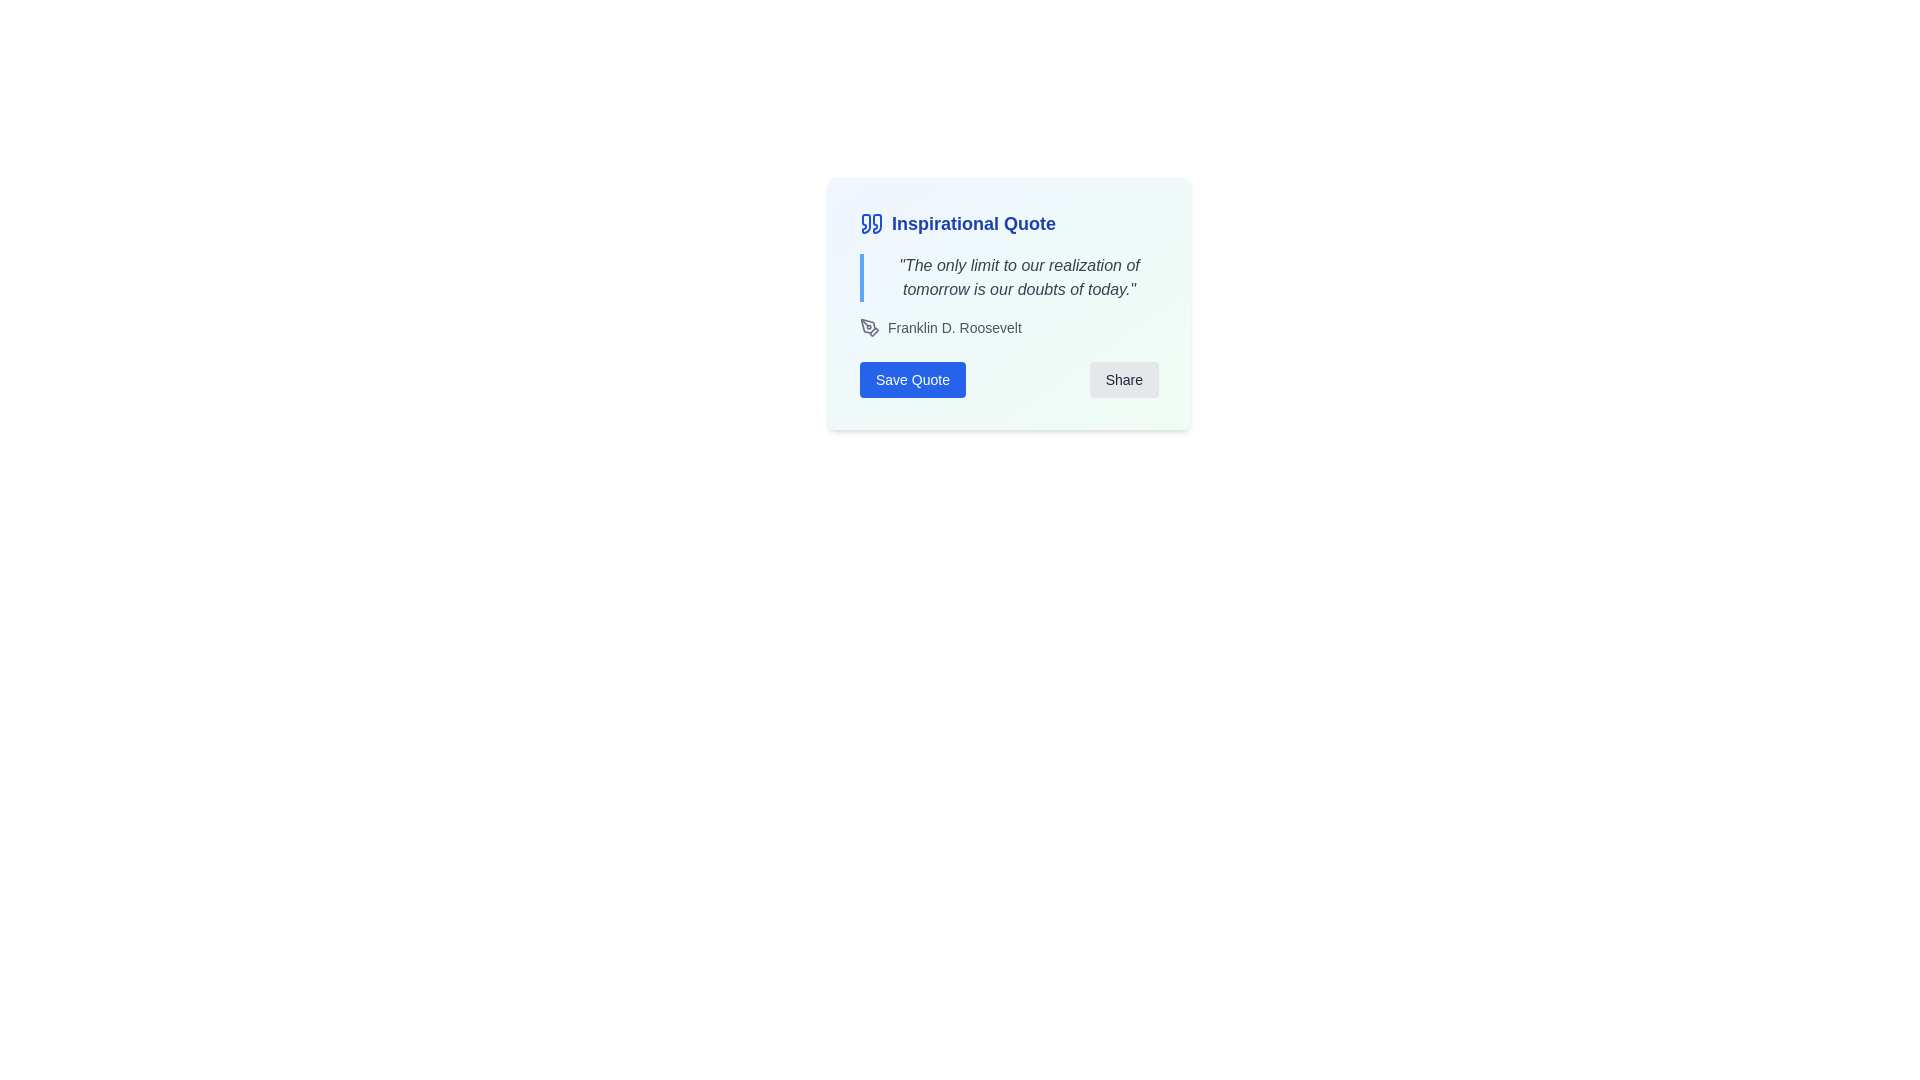  I want to click on text label that credits the quote to 'Franklin D. Roosevelt', positioned below the main quoted text and above the 'Save Quote' and 'Share' buttons, so click(1009, 326).